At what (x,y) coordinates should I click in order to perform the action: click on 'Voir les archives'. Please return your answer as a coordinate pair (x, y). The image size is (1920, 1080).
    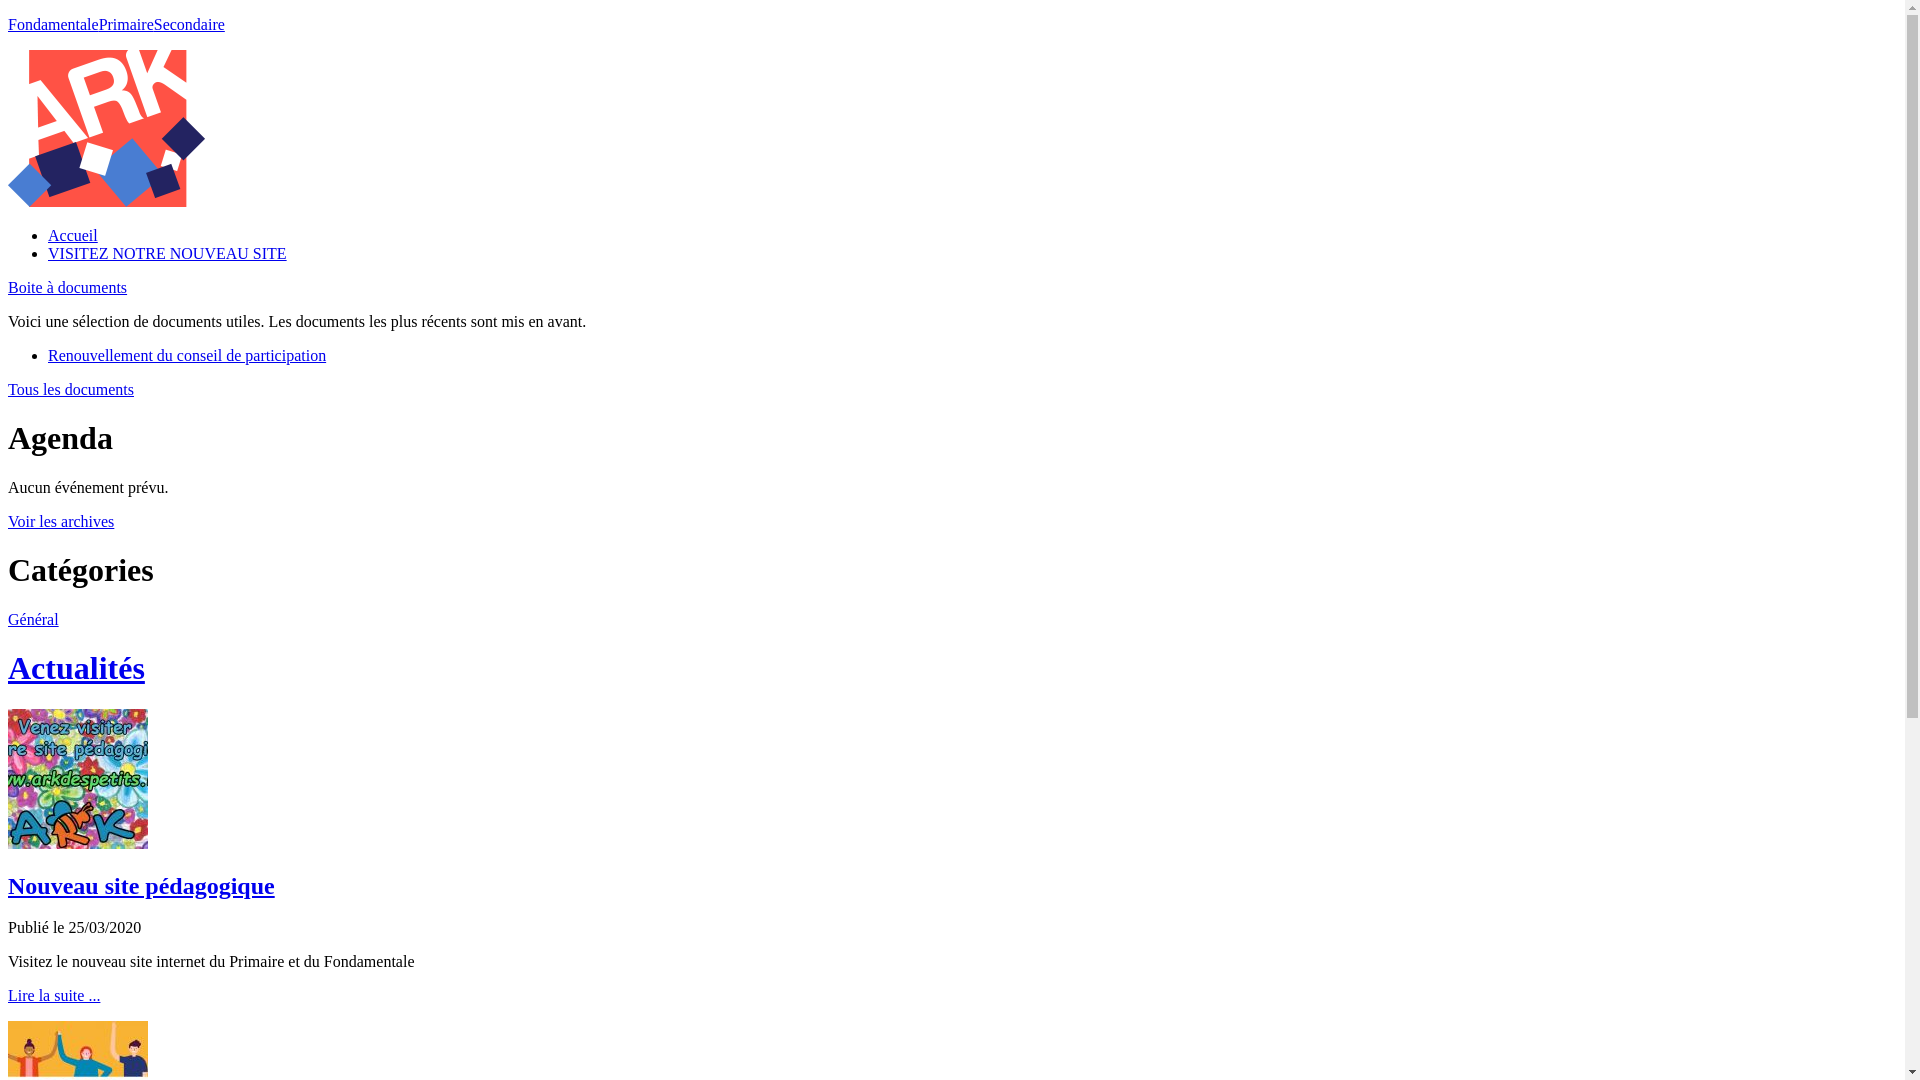
    Looking at the image, I should click on (61, 520).